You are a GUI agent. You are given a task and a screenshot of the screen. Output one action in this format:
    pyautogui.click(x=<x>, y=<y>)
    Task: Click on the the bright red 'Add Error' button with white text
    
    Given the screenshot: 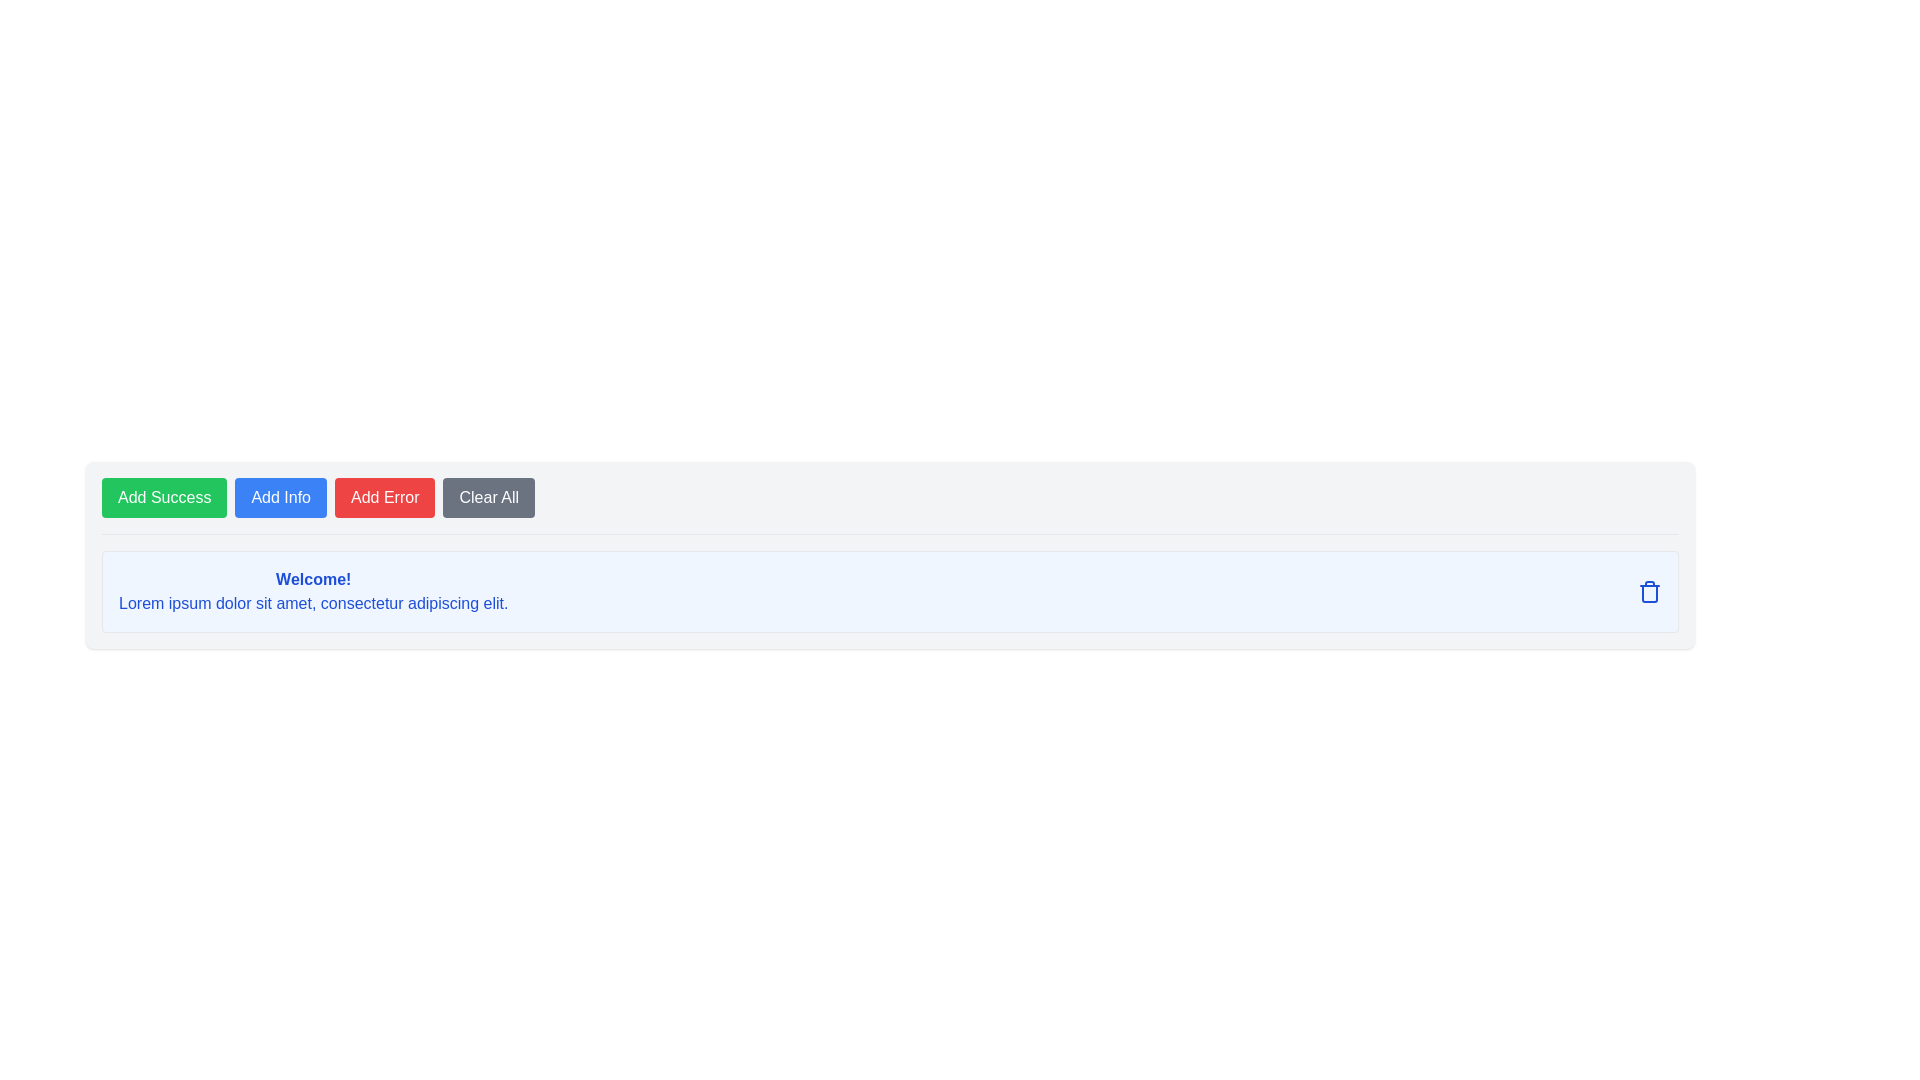 What is the action you would take?
    pyautogui.click(x=385, y=496)
    